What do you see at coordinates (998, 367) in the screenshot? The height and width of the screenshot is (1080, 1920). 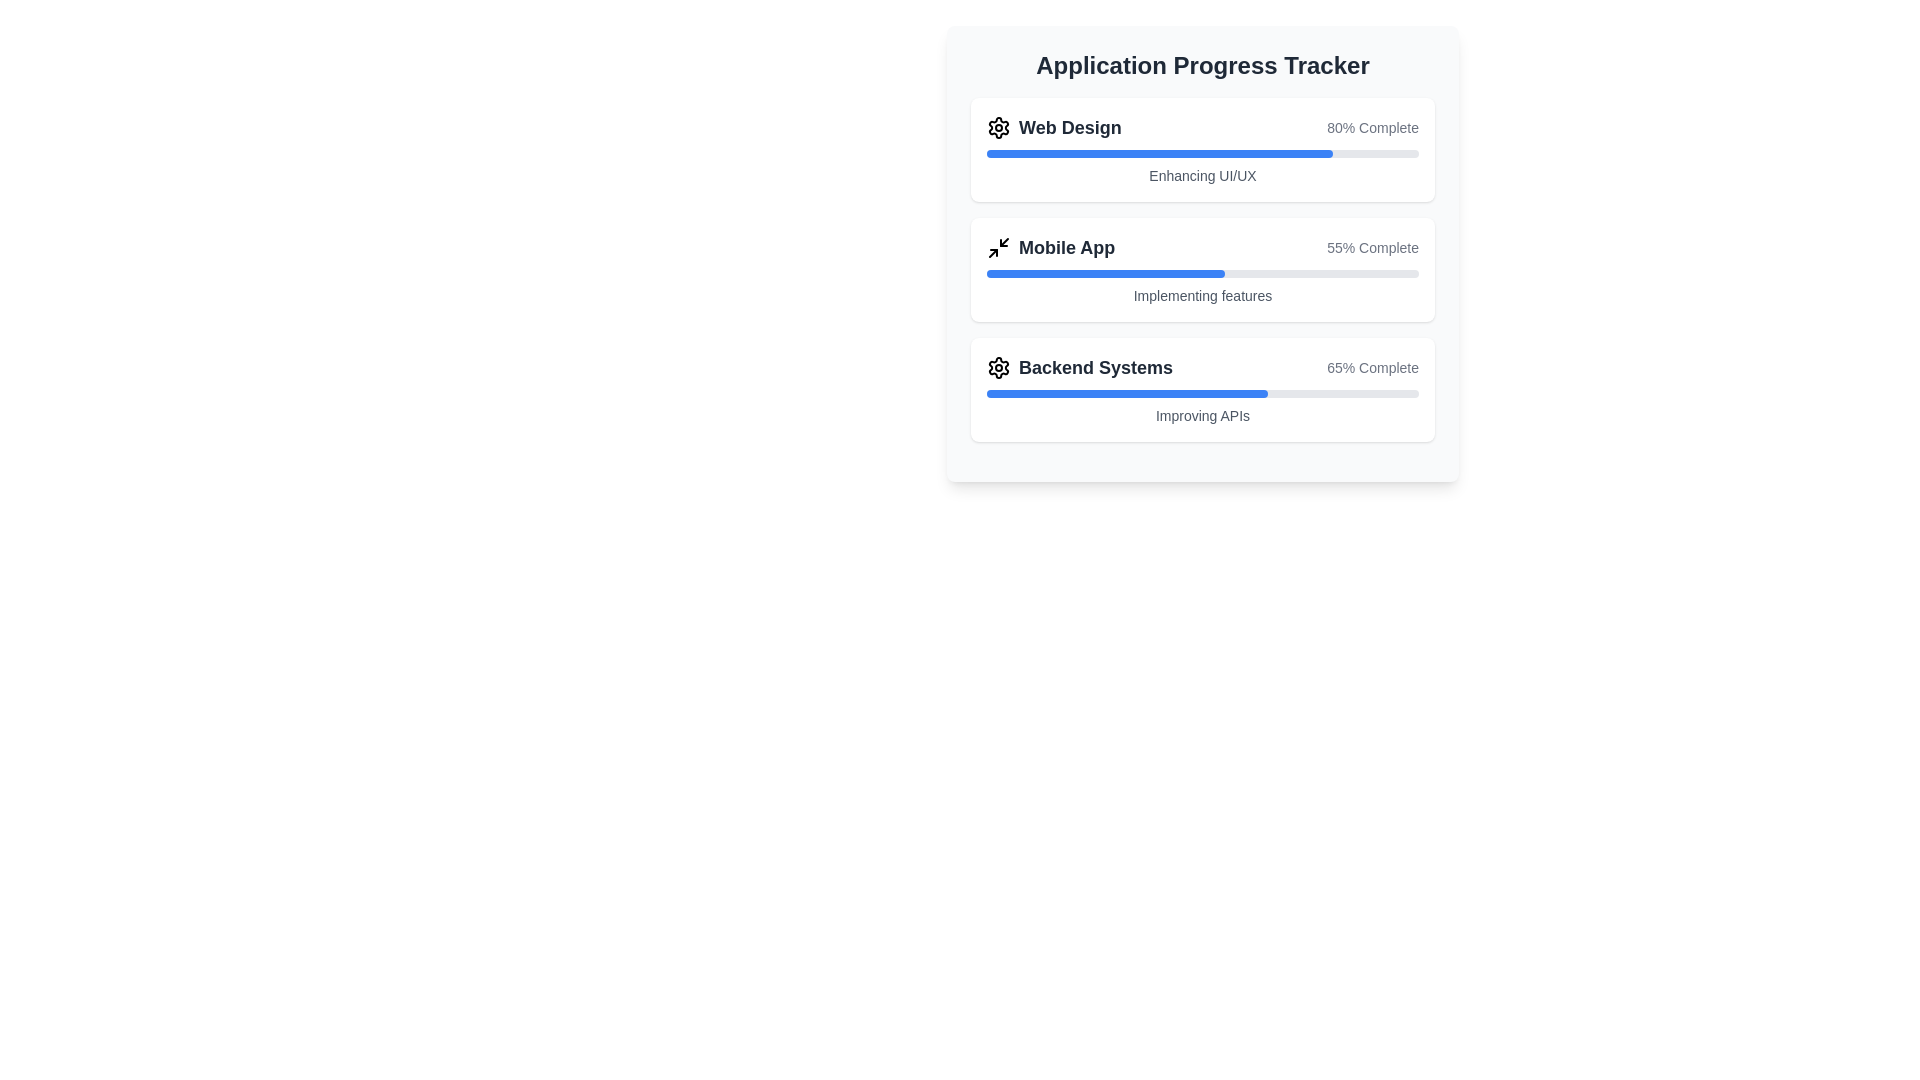 I see `the settings icon located immediately to the left of the 'Backend Systems' text` at bounding box center [998, 367].